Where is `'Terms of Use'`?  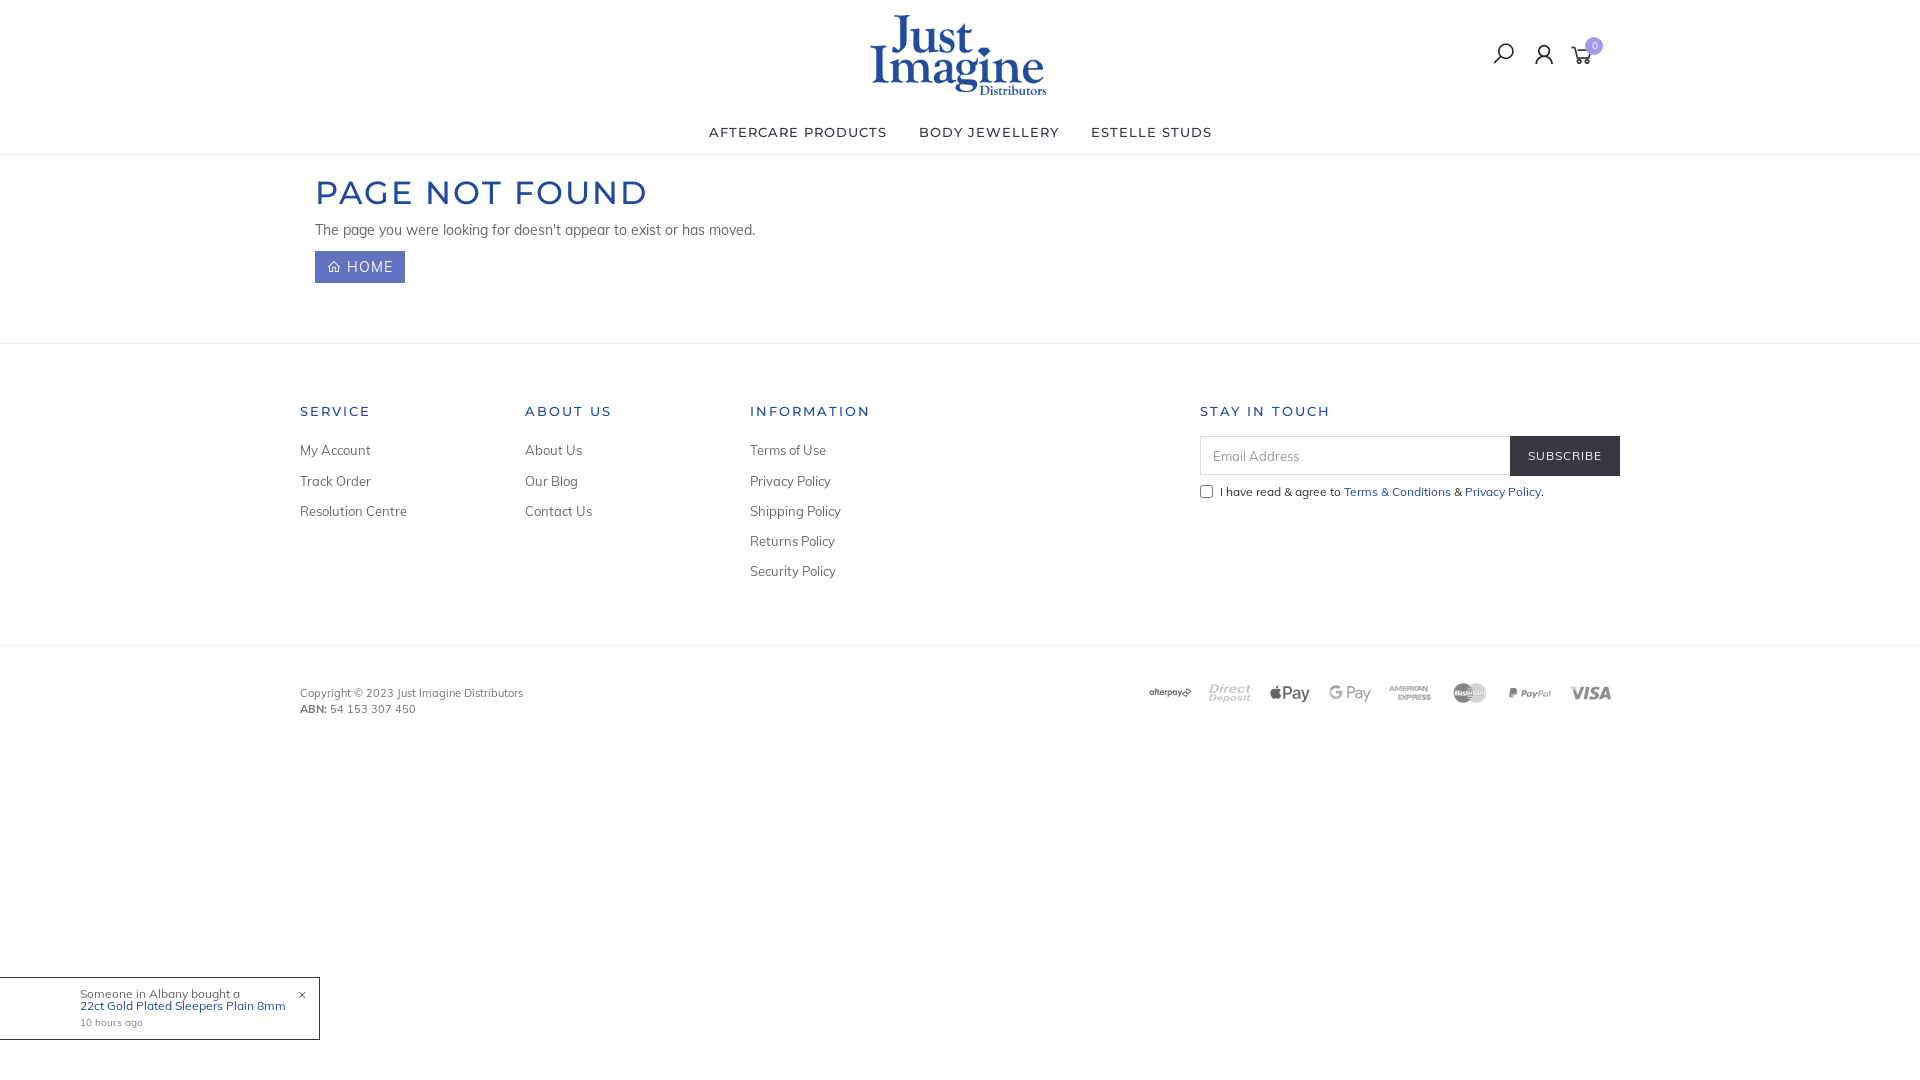
'Terms of Use' is located at coordinates (840, 450).